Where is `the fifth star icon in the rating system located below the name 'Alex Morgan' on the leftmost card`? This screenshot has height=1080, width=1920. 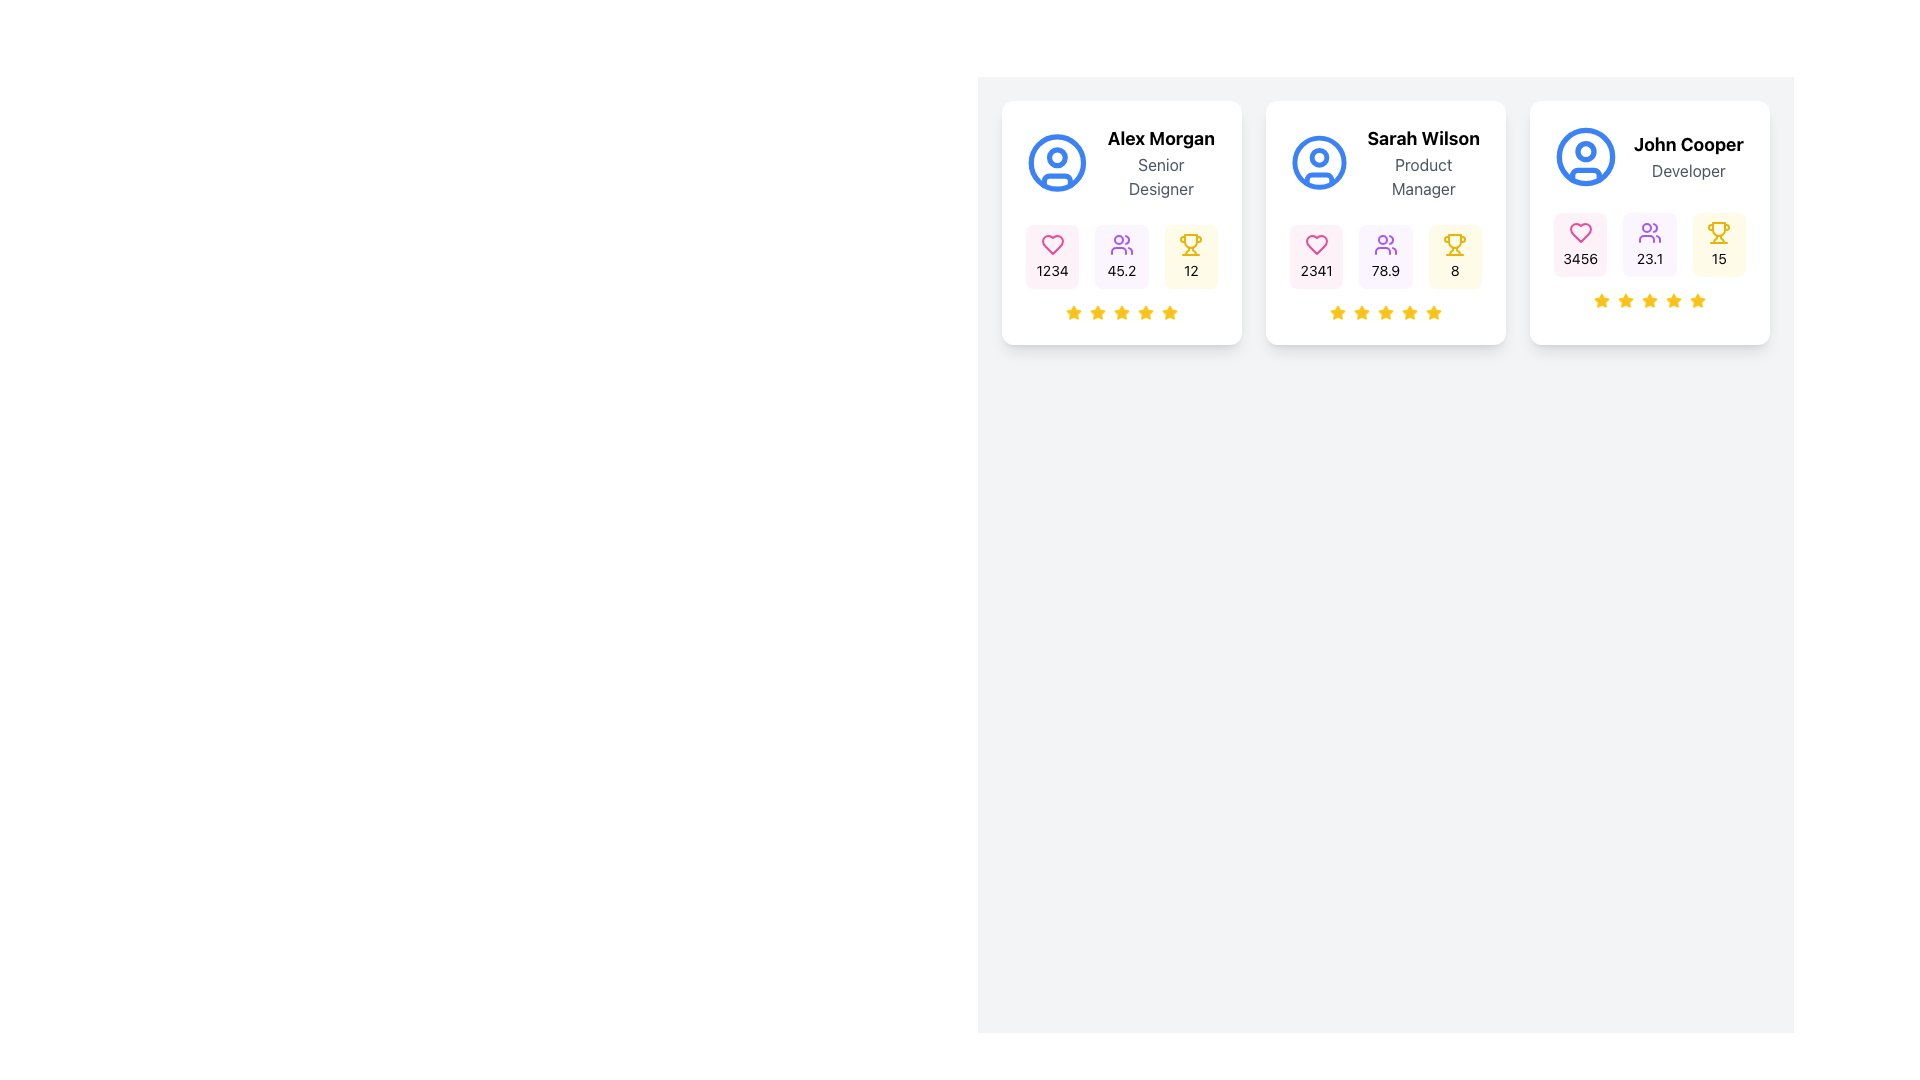 the fifth star icon in the rating system located below the name 'Alex Morgan' on the leftmost card is located at coordinates (1073, 312).